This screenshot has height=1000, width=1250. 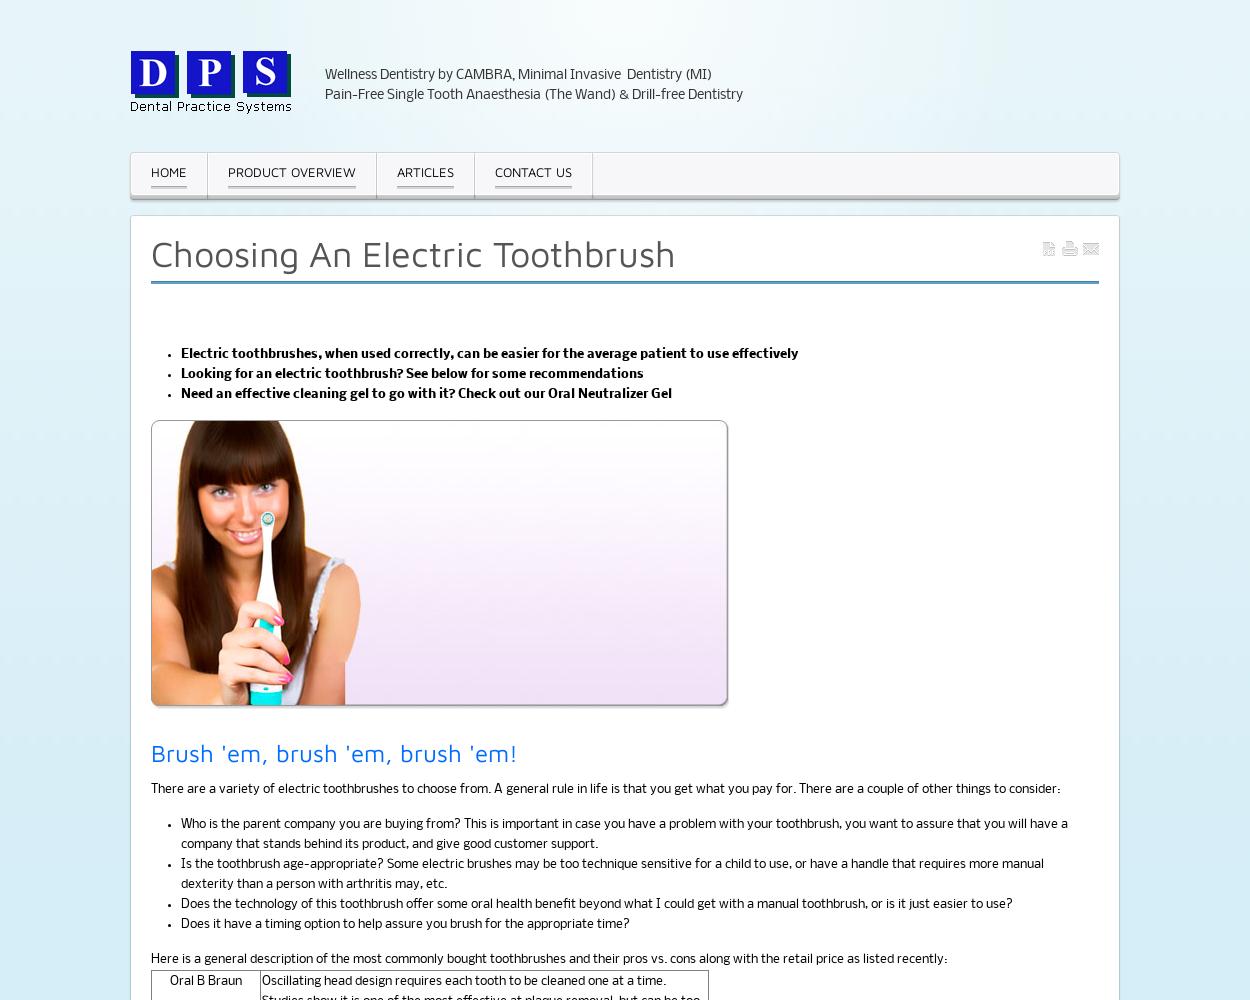 What do you see at coordinates (534, 94) in the screenshot?
I see `'Pain-Free Single Tooth Anaesthesia (The Wand) & Drill-free Dentistry'` at bounding box center [534, 94].